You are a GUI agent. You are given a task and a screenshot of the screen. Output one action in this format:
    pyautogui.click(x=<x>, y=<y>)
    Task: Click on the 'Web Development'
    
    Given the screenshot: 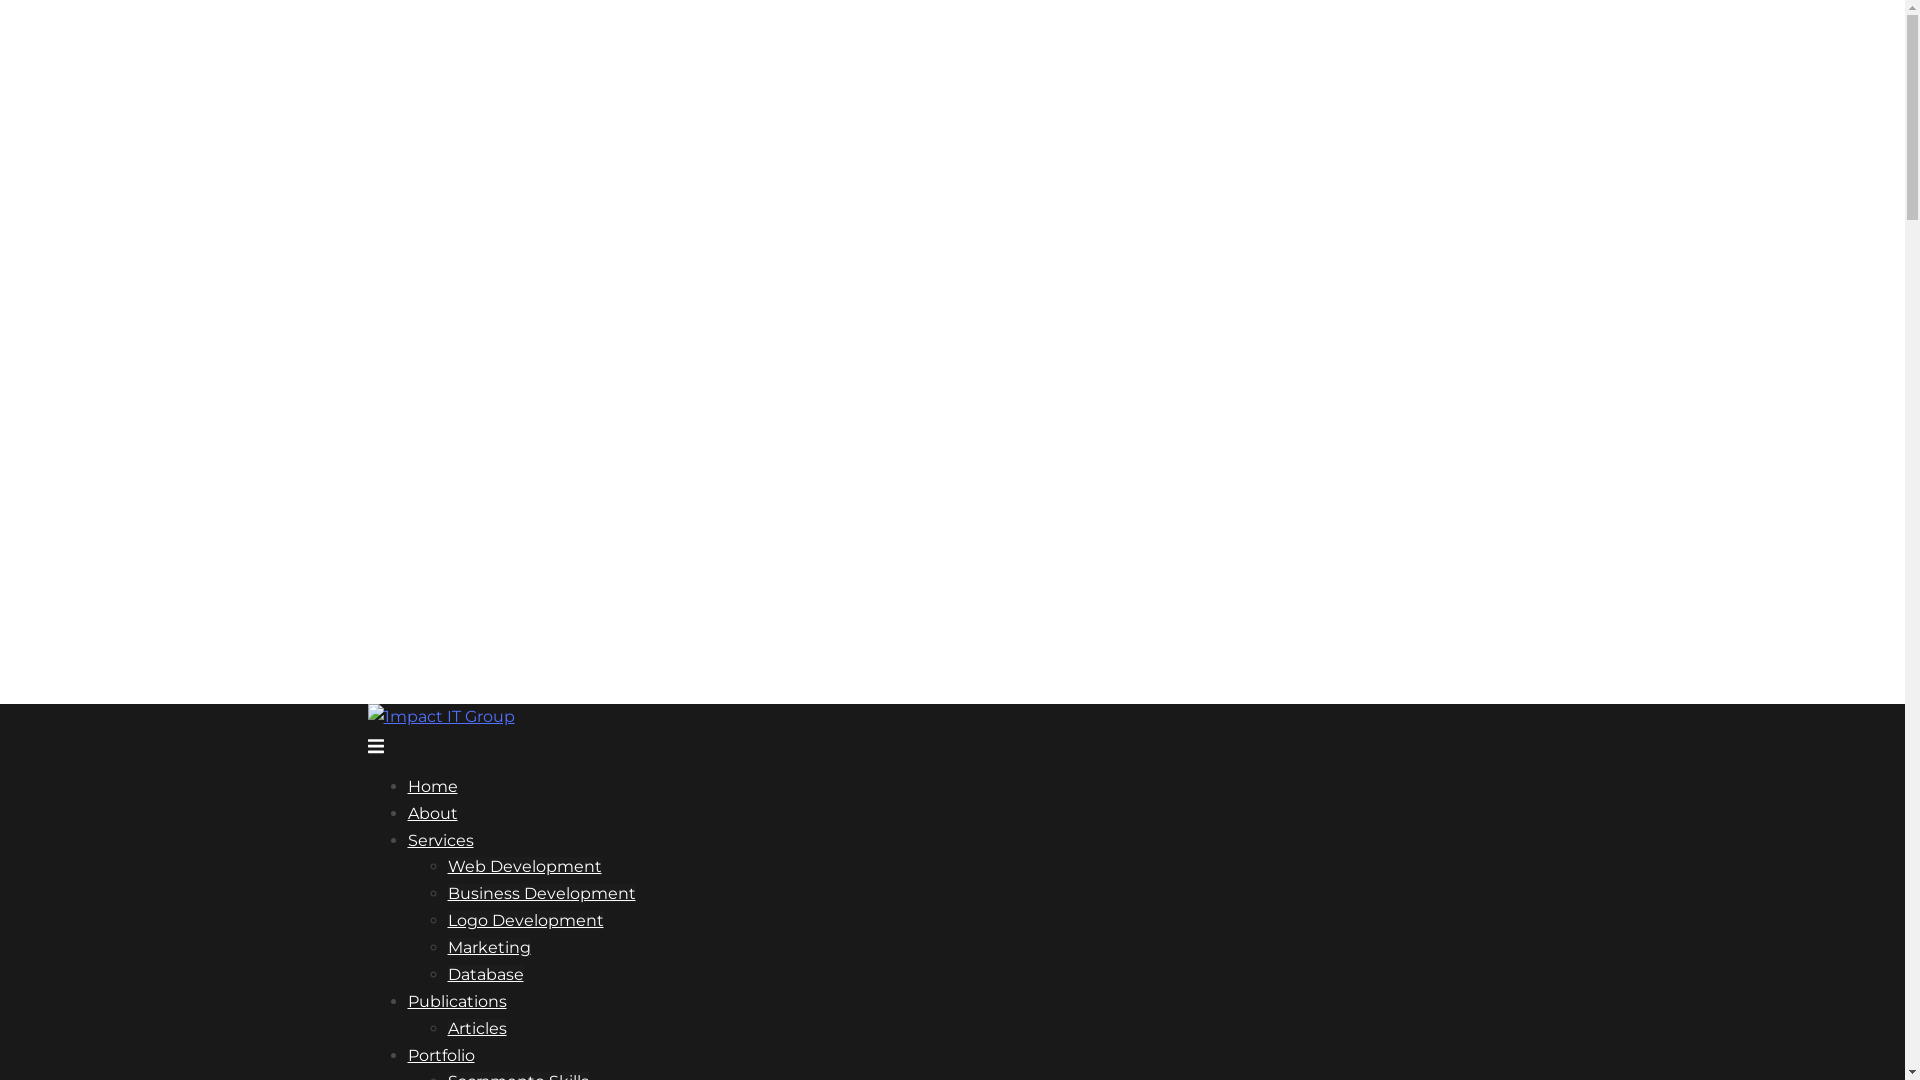 What is the action you would take?
    pyautogui.click(x=524, y=865)
    